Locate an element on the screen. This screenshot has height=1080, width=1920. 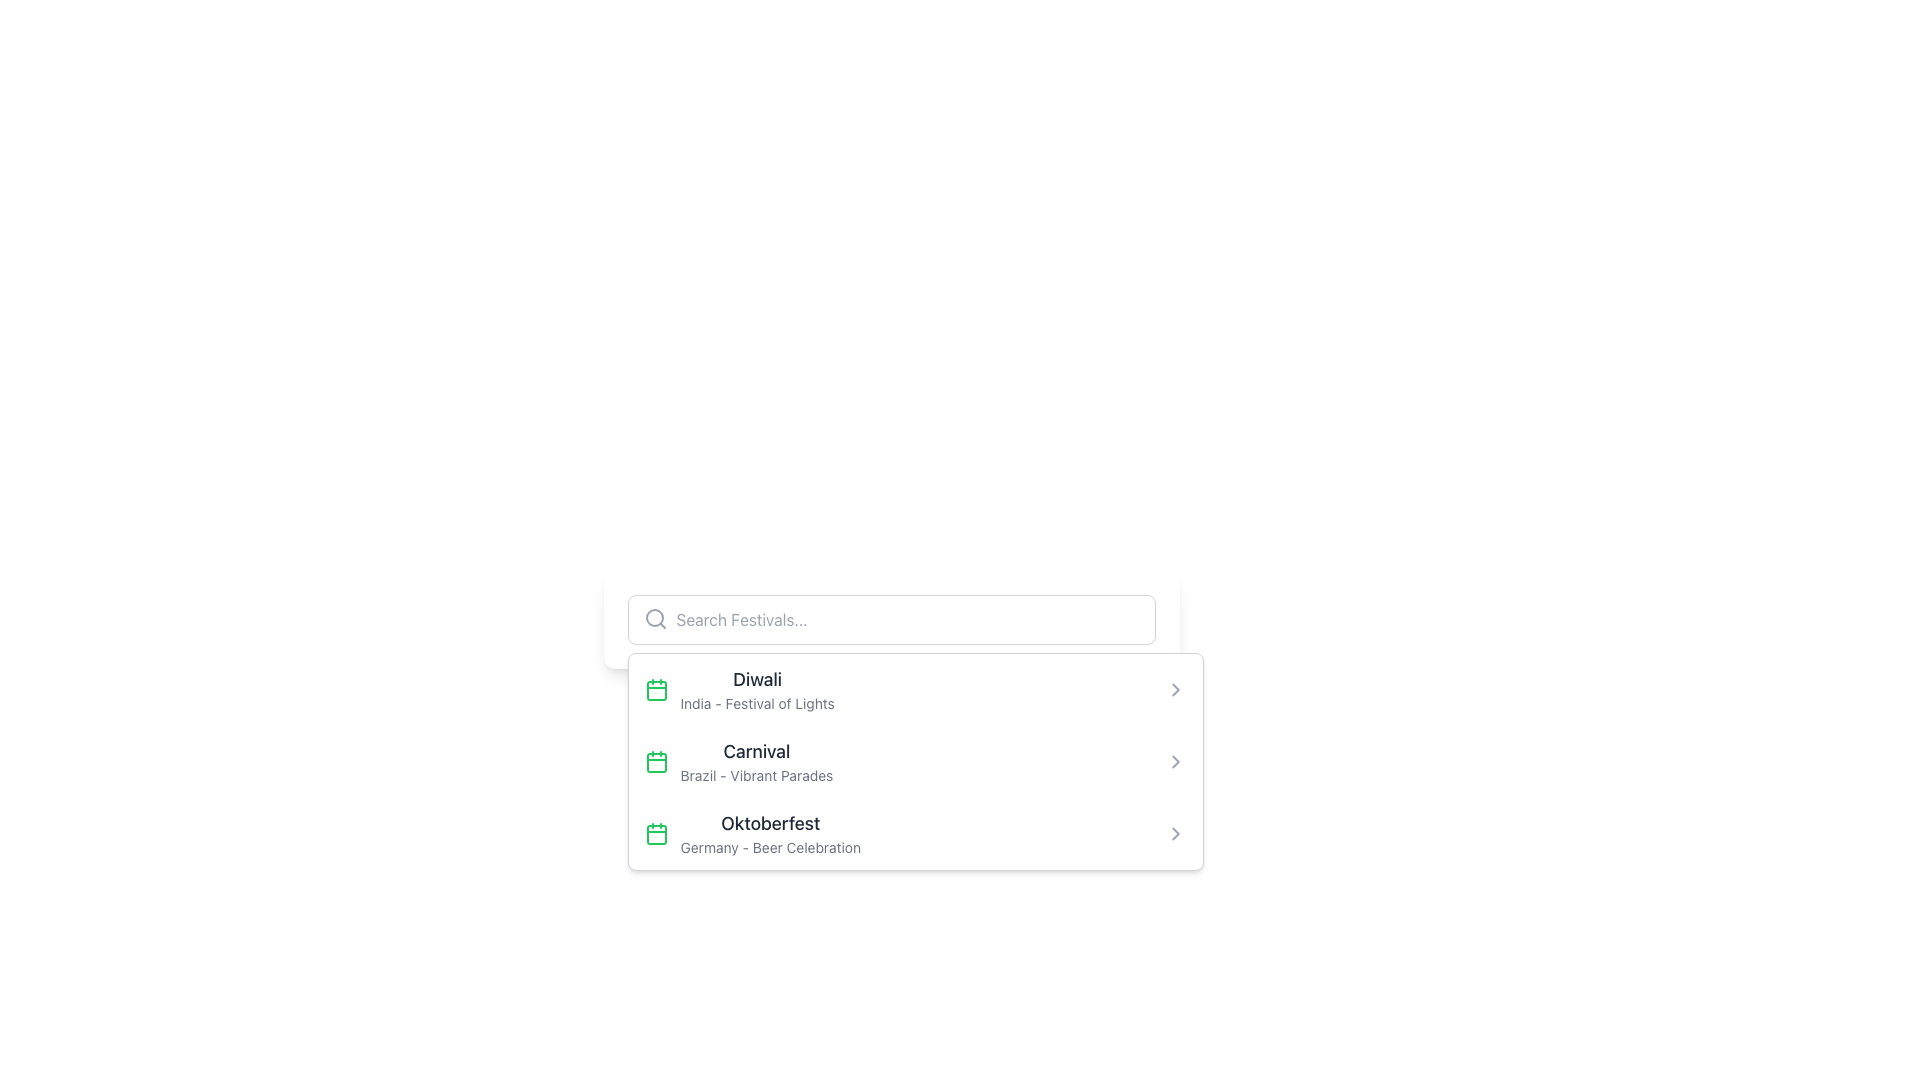
the first item in the dropdown menu labeled 'DiwaliIndia - Festival of Lights', which features a green calendar icon and styled text is located at coordinates (738, 689).